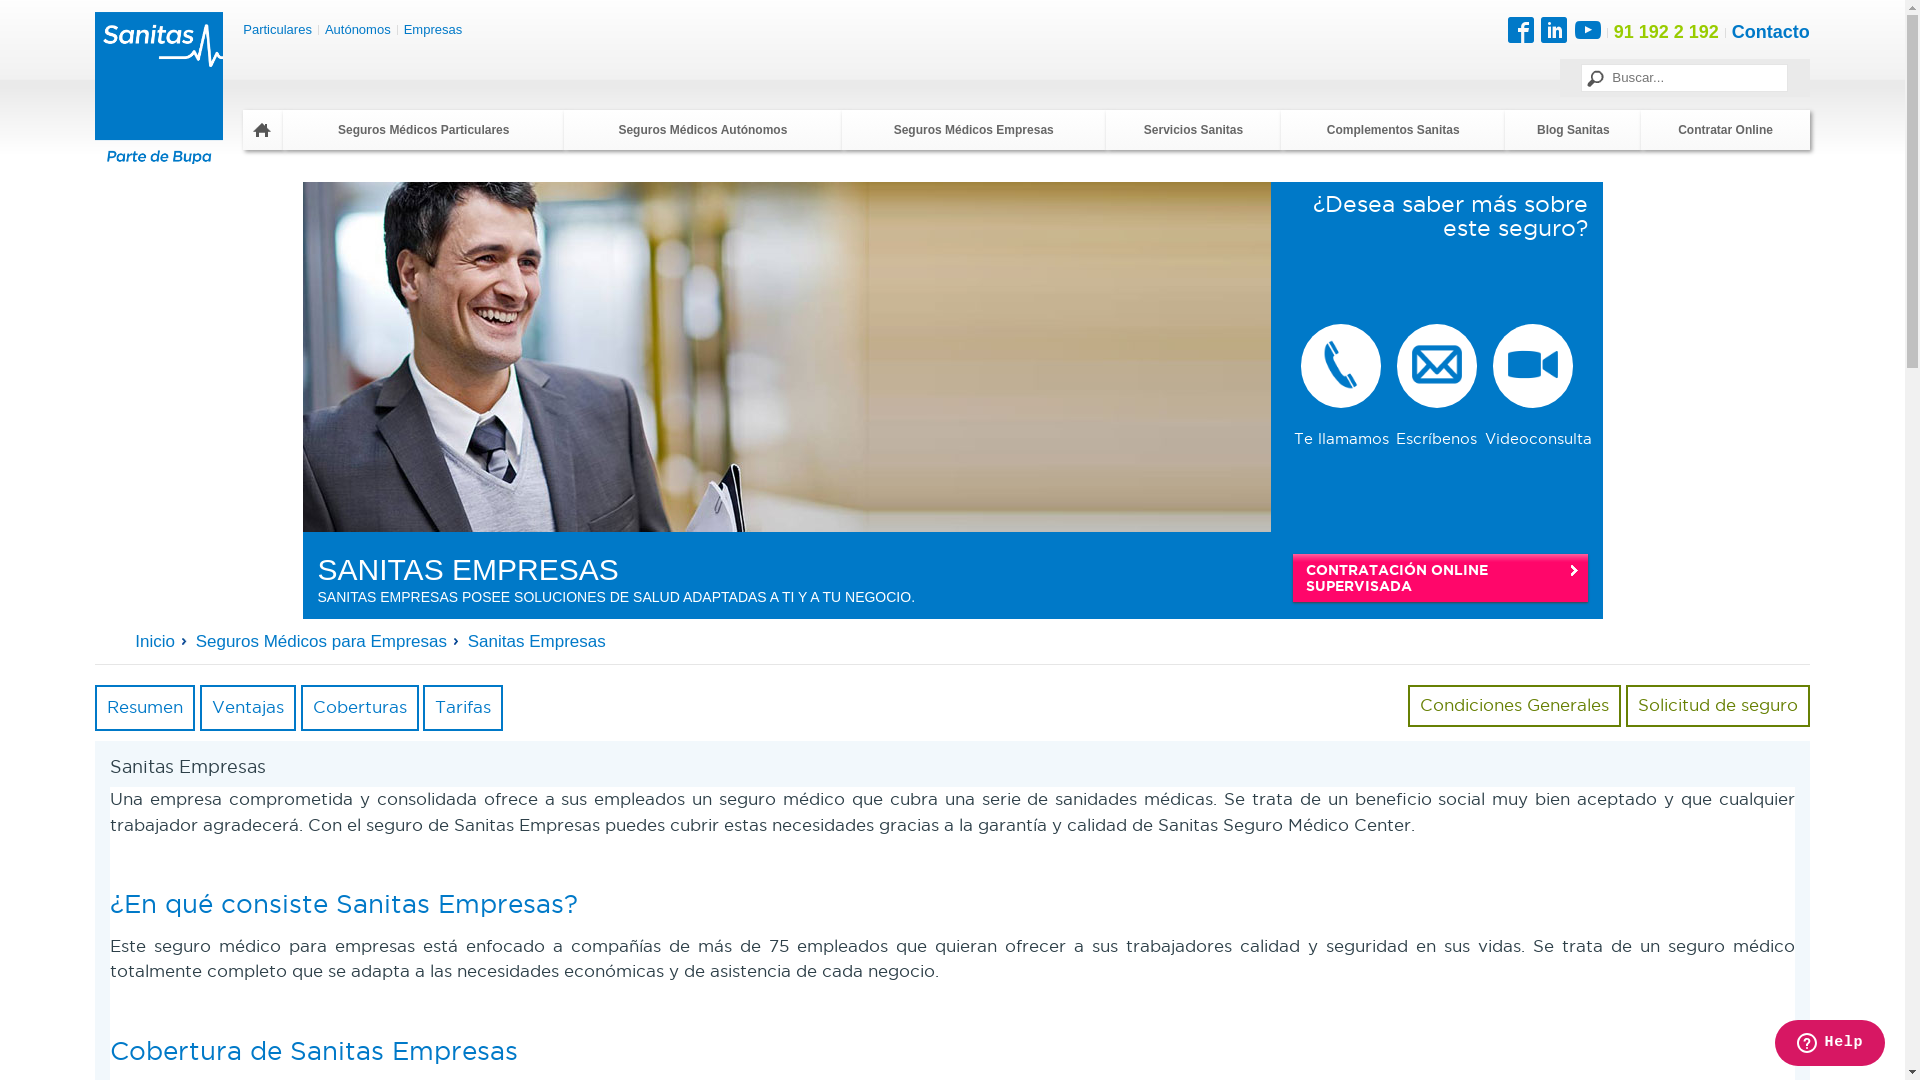 This screenshot has width=1920, height=1080. Describe the element at coordinates (1514, 704) in the screenshot. I see `'Condiciones Generales'` at that location.